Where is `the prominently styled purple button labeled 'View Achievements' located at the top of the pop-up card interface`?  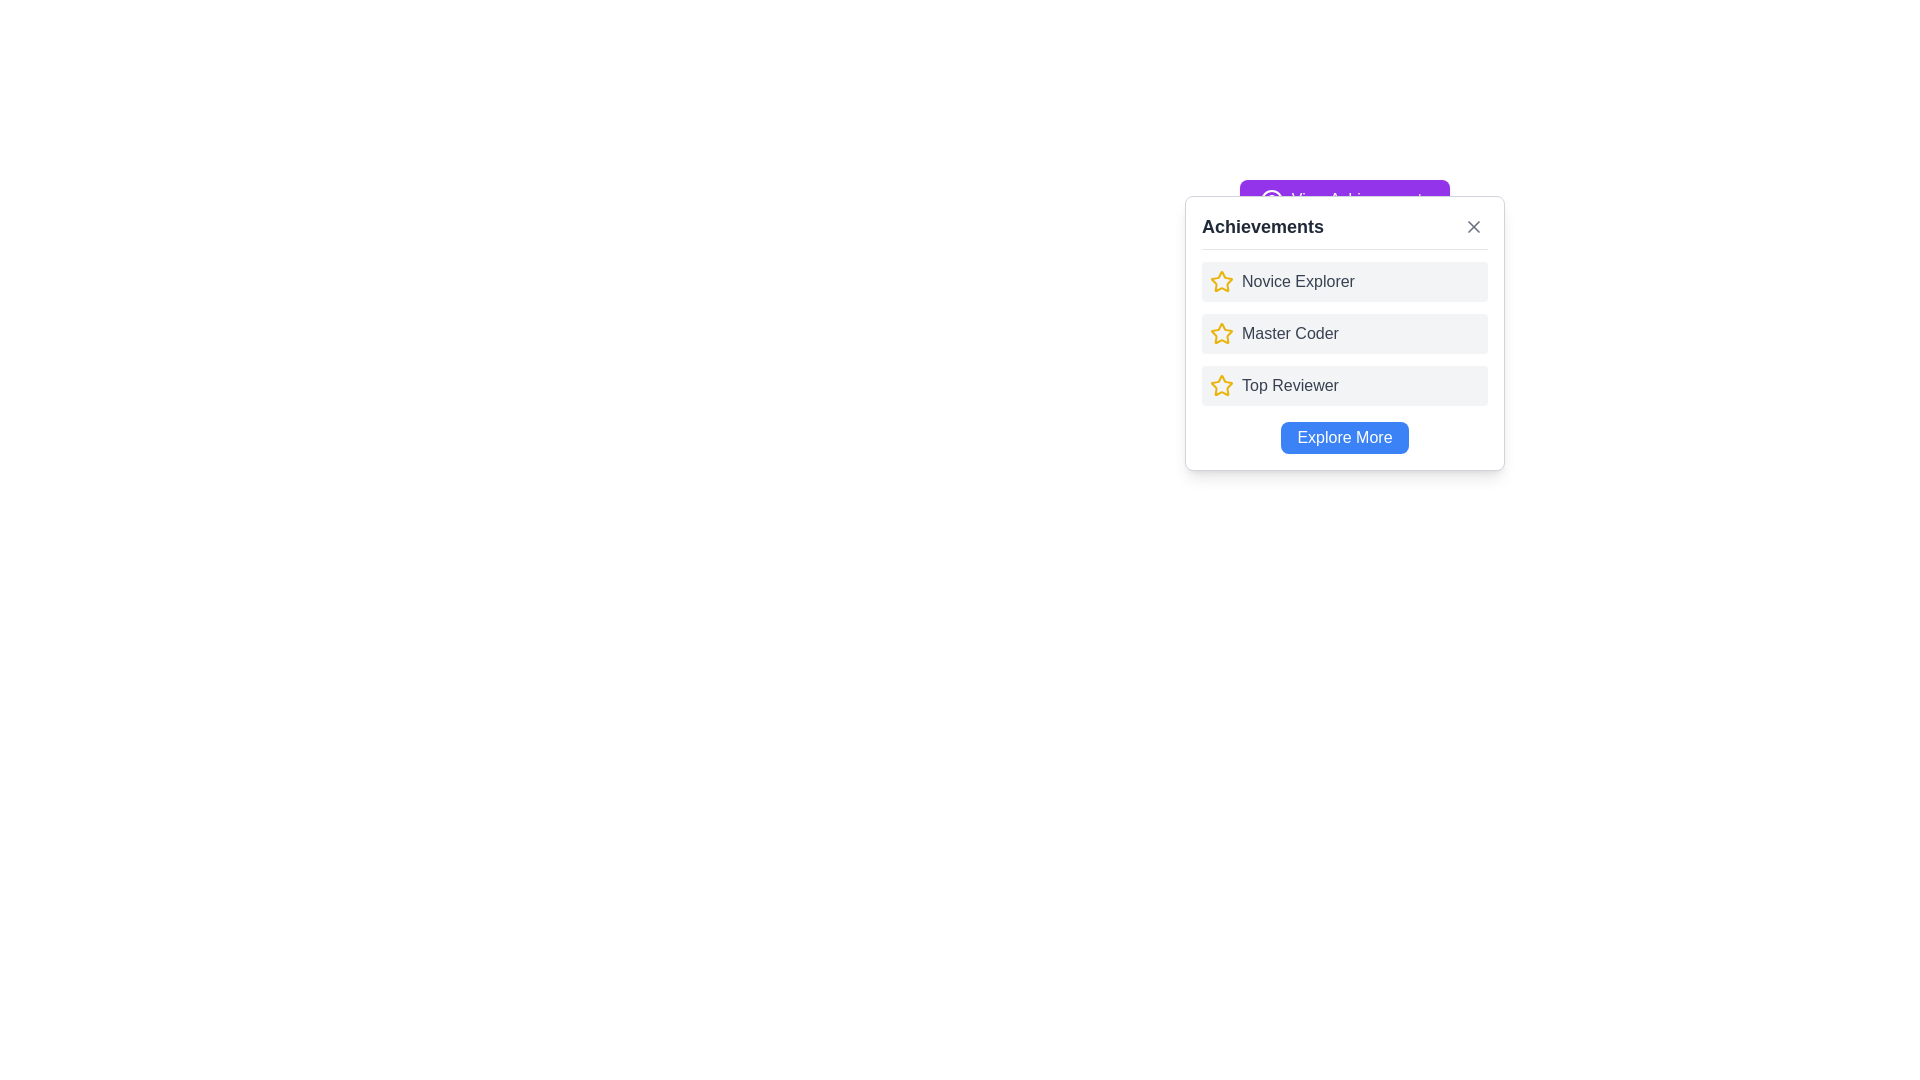
the prominently styled purple button labeled 'View Achievements' located at the top of the pop-up card interface is located at coordinates (1344, 200).